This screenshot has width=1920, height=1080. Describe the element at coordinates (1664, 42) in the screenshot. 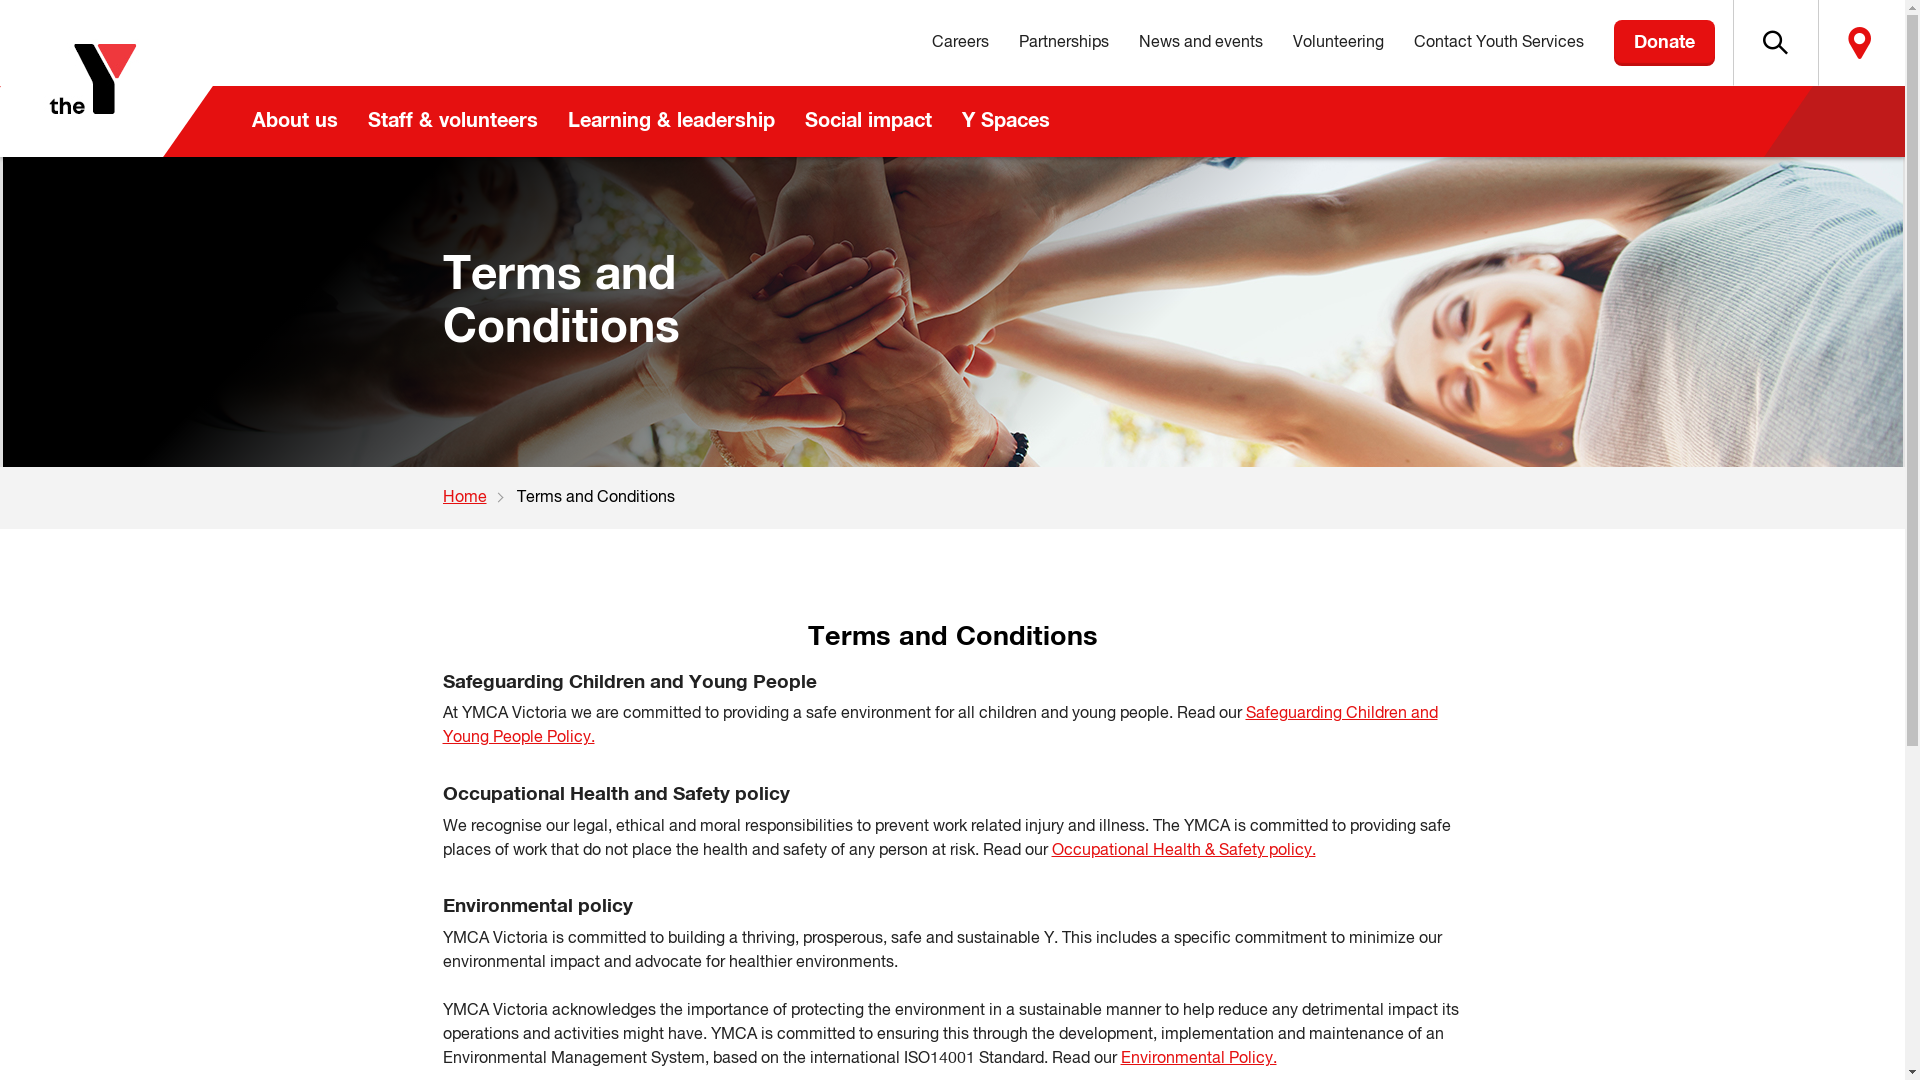

I see `'Donate'` at that location.